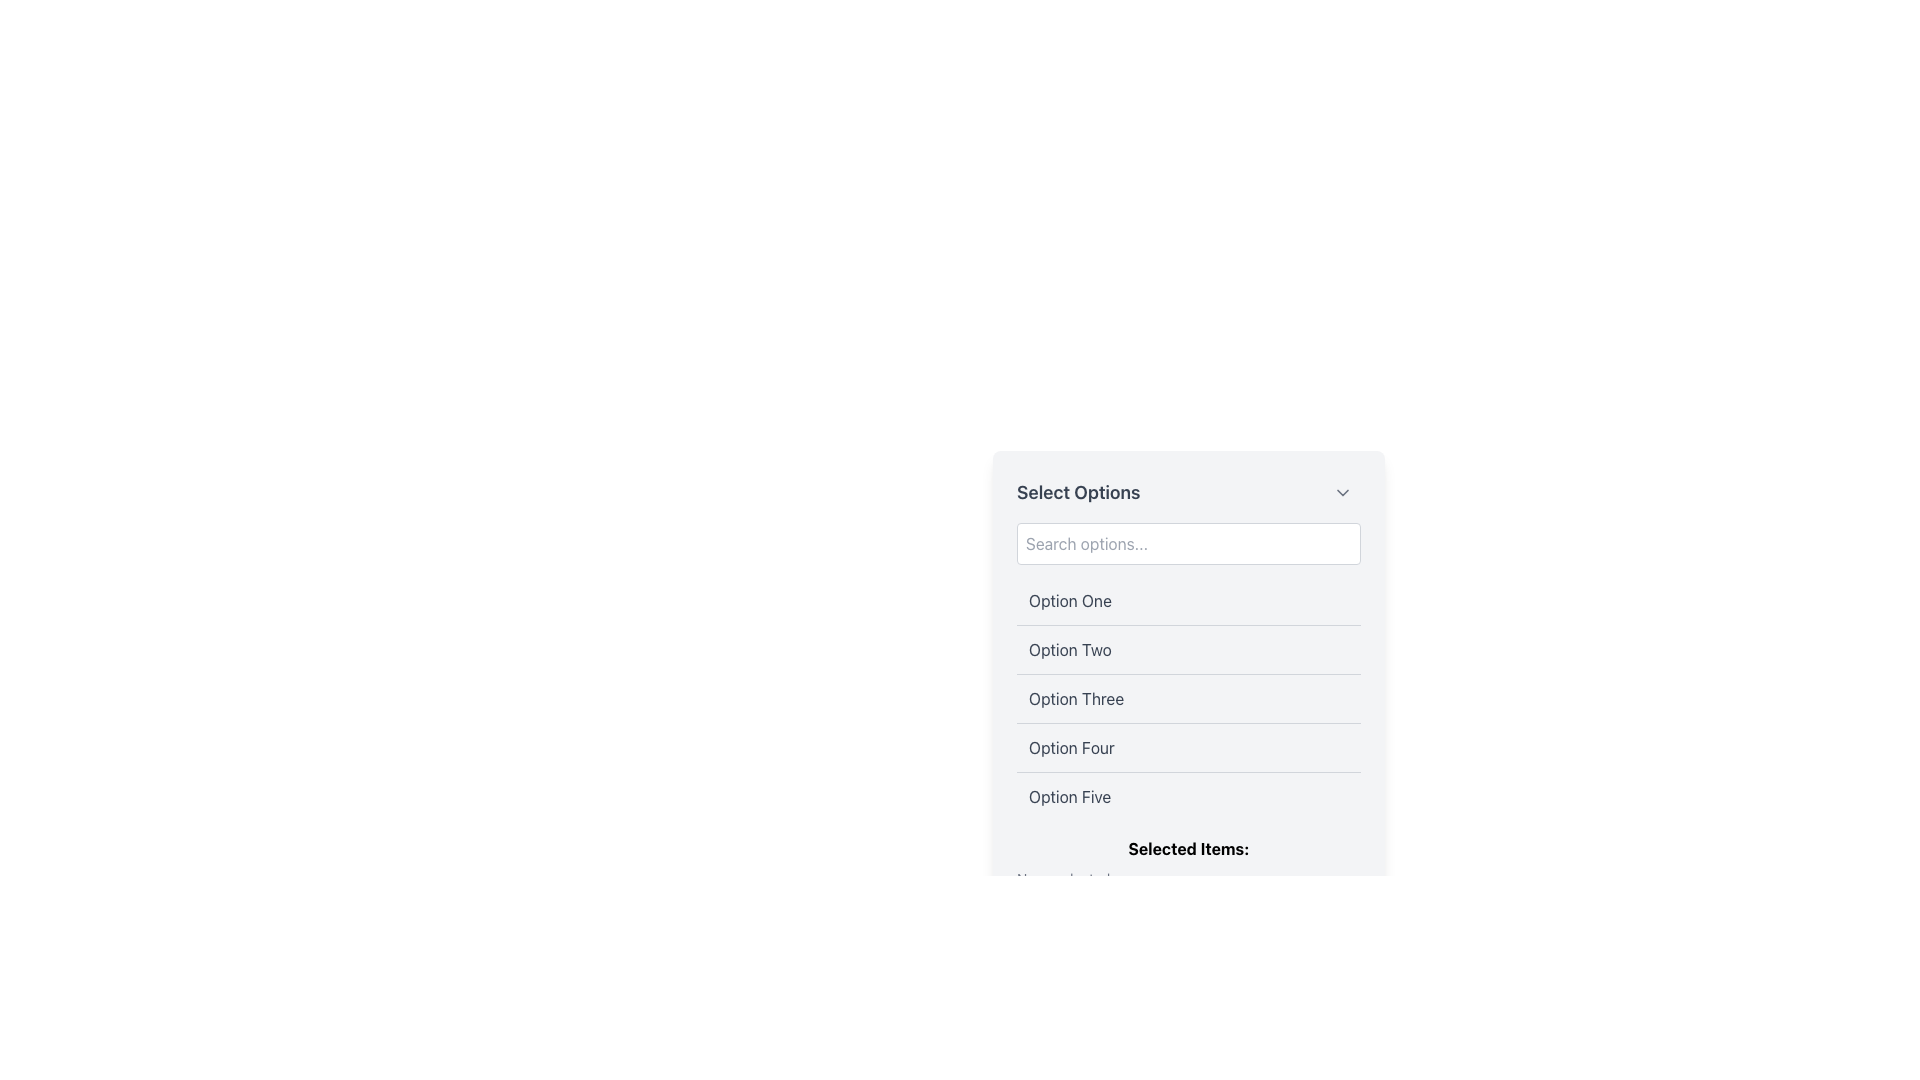  I want to click on the text label reading 'Option Three', which is the third item in the list under the 'Select Options' header, so click(1074, 697).